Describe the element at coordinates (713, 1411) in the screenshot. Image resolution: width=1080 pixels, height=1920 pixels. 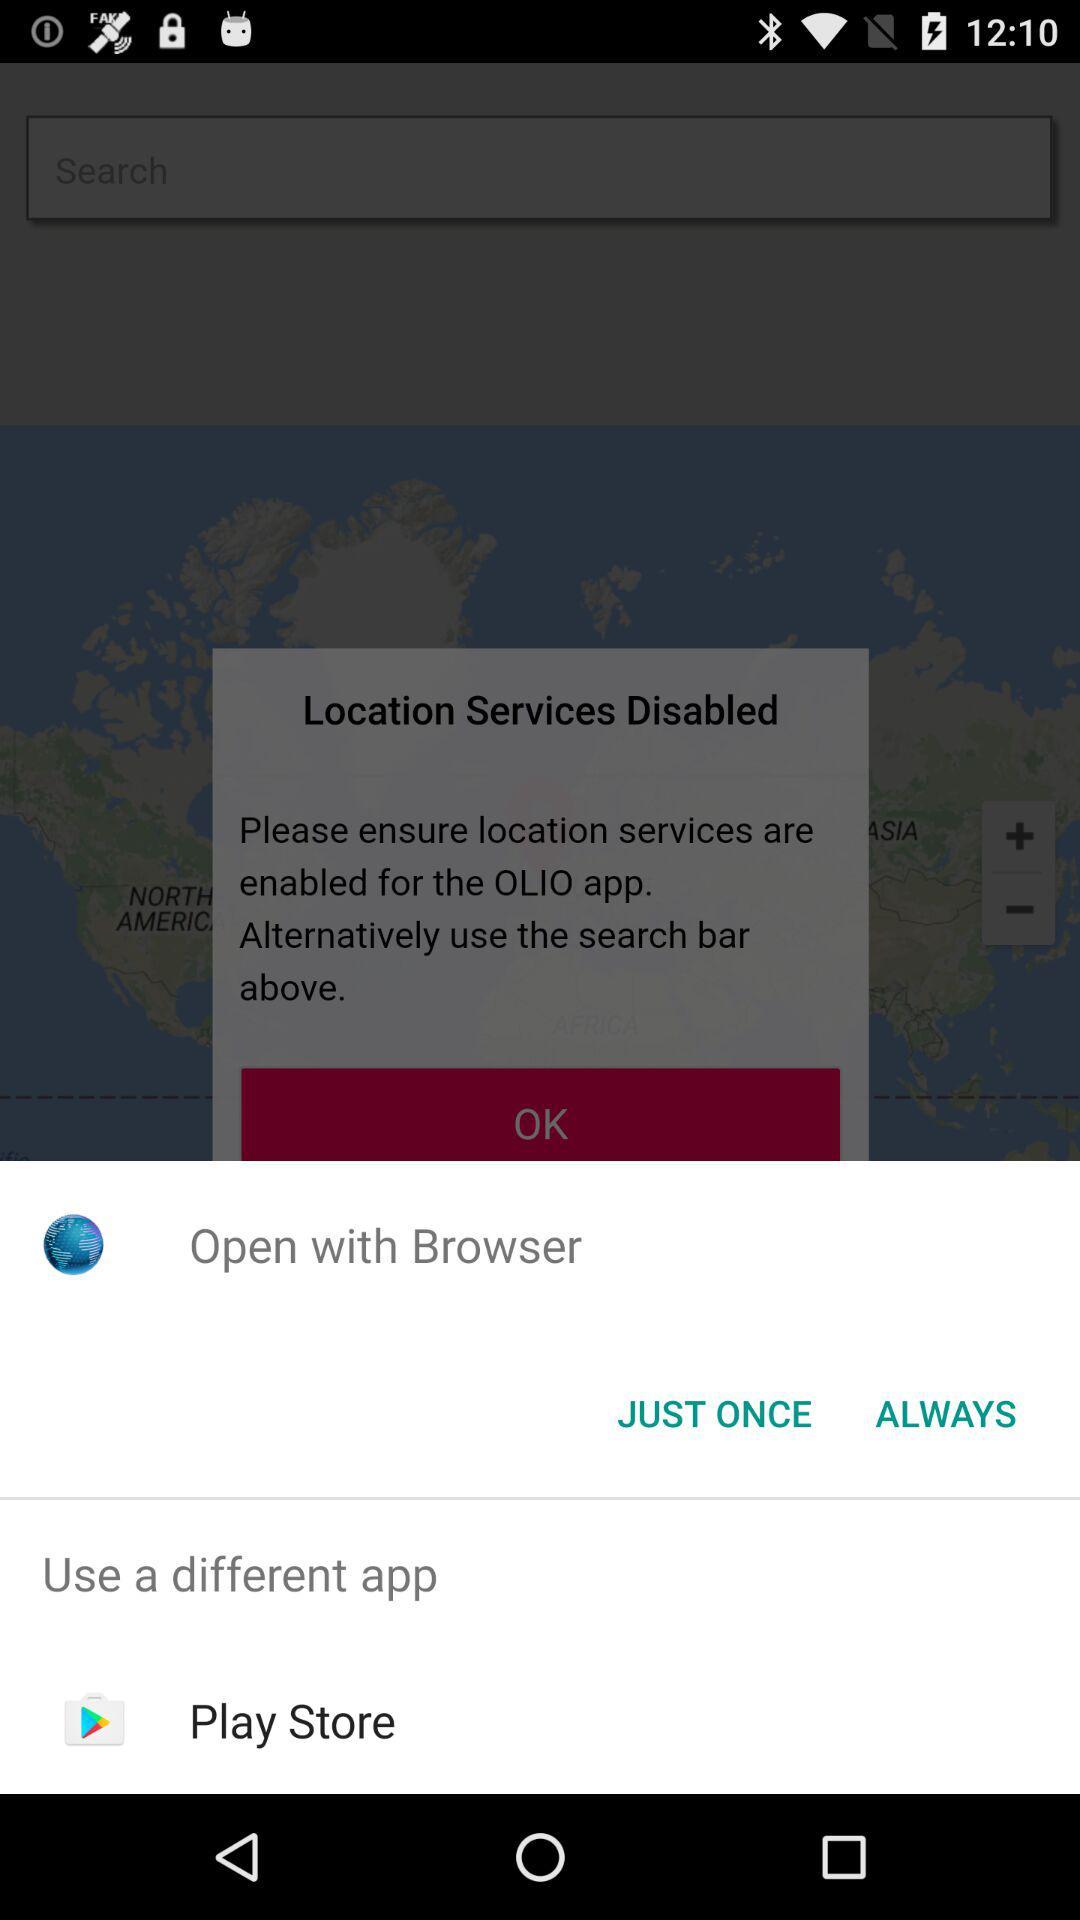
I see `icon to the left of always` at that location.